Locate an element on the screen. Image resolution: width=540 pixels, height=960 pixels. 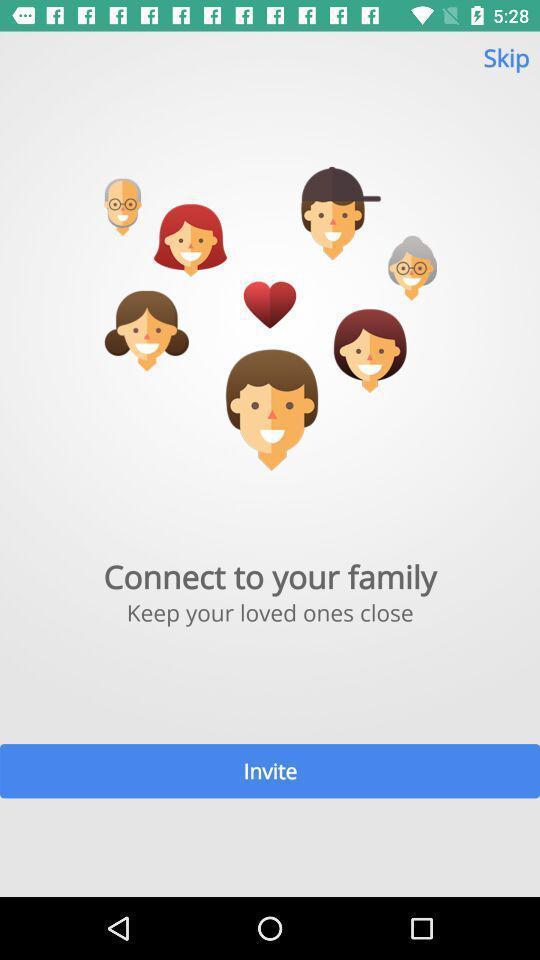
the skip at the top right corner is located at coordinates (505, 66).